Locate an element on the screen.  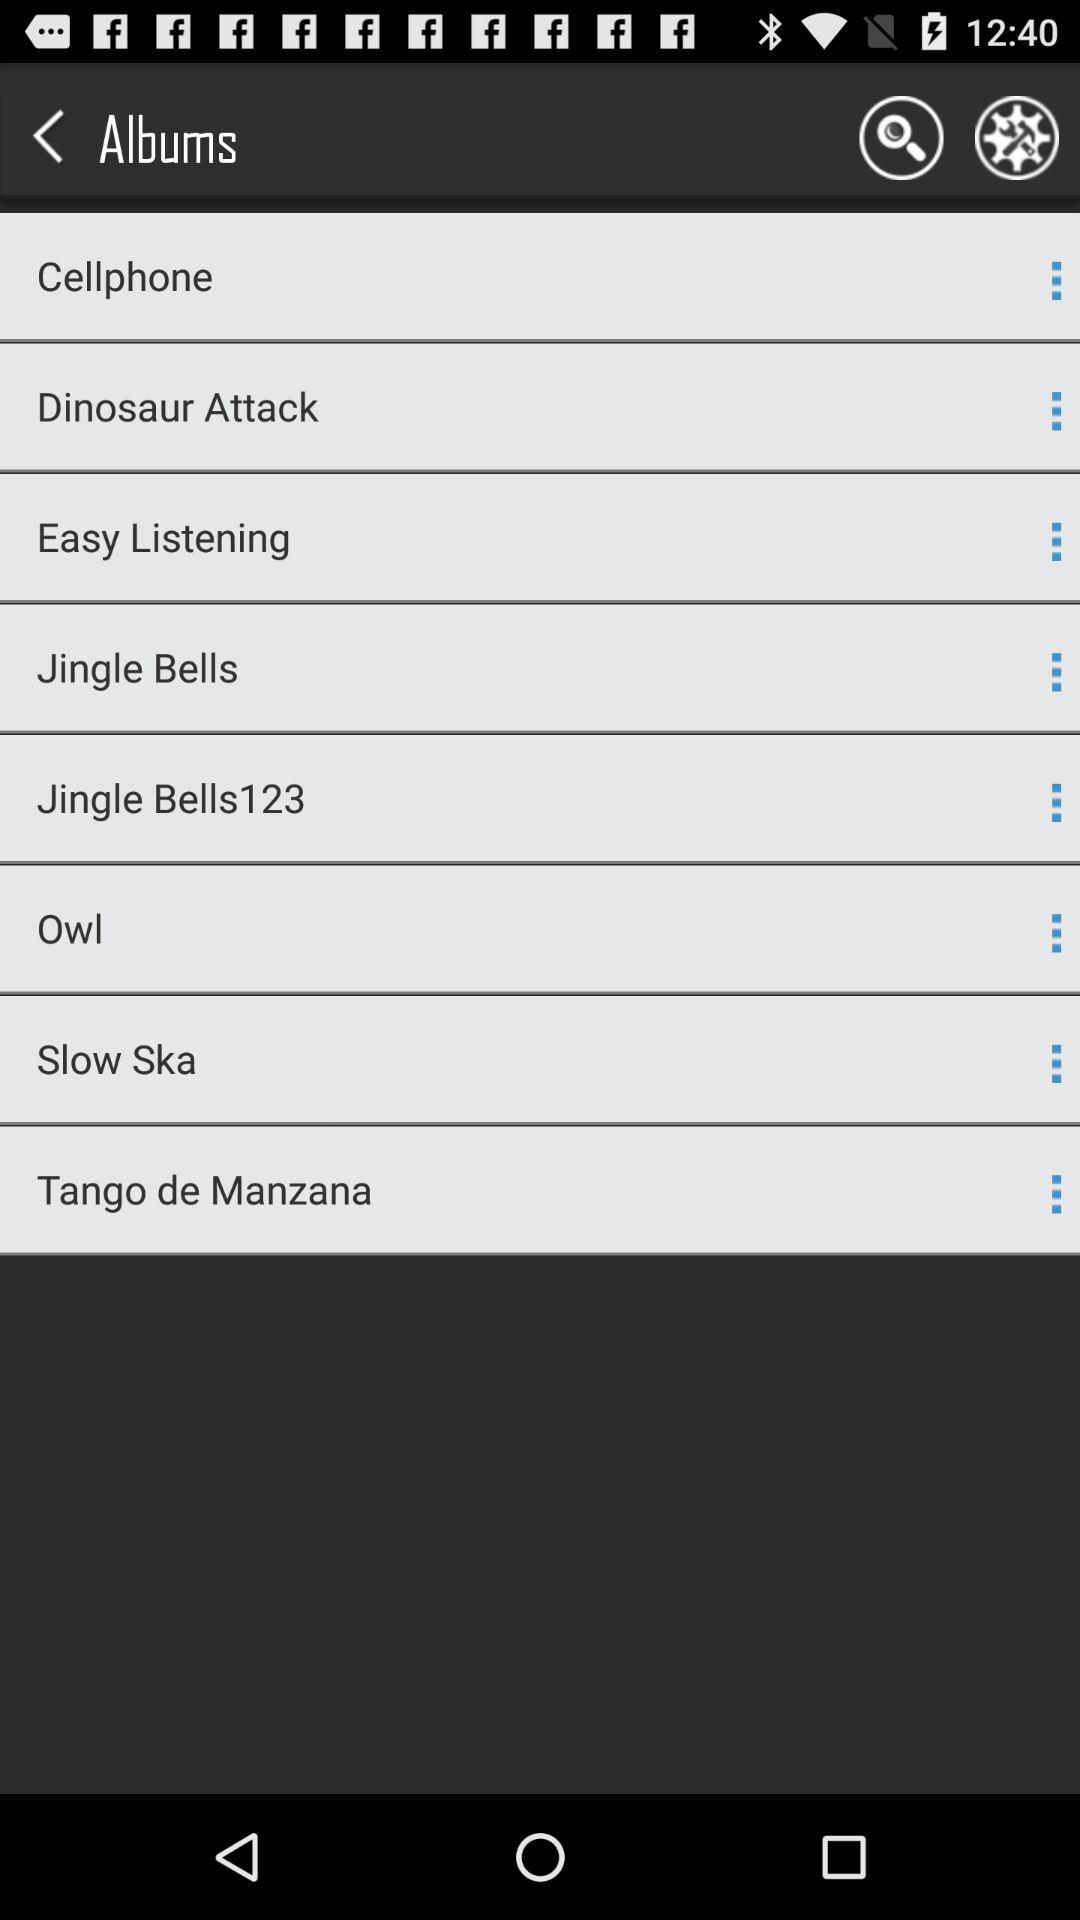
app next to slow ska is located at coordinates (1055, 1062).